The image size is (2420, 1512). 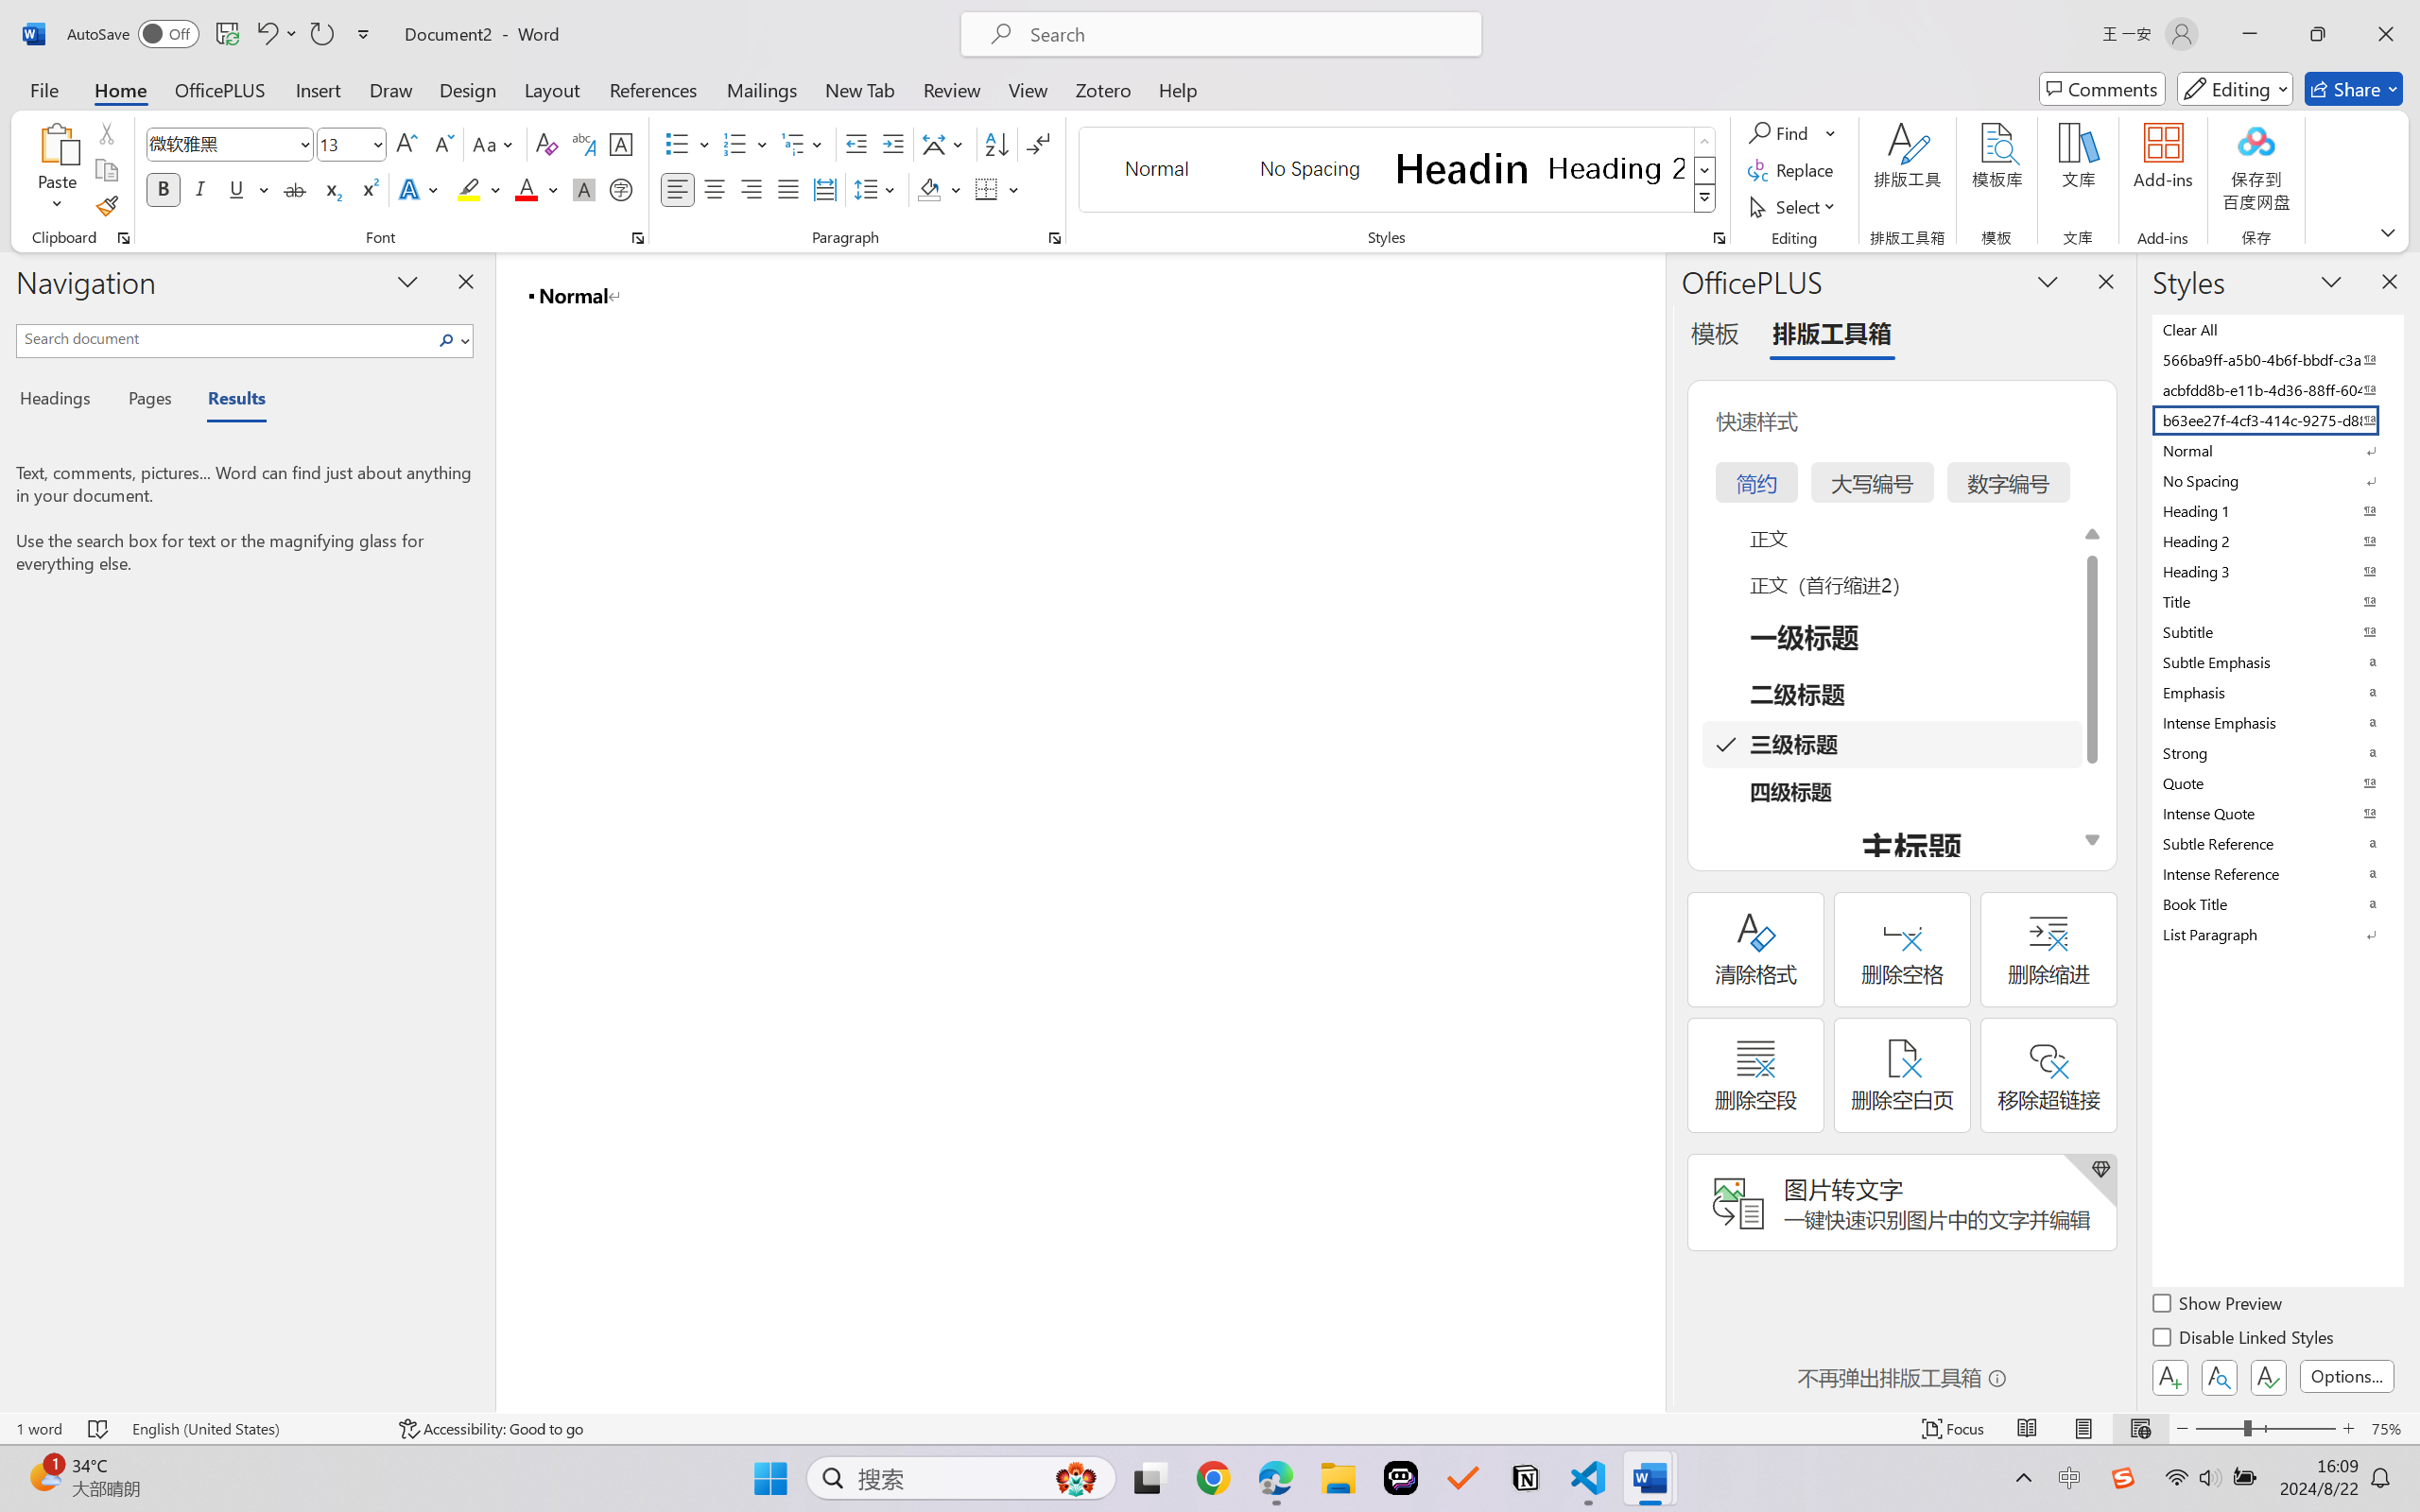 I want to click on 'Mailings', so click(x=762, y=88).